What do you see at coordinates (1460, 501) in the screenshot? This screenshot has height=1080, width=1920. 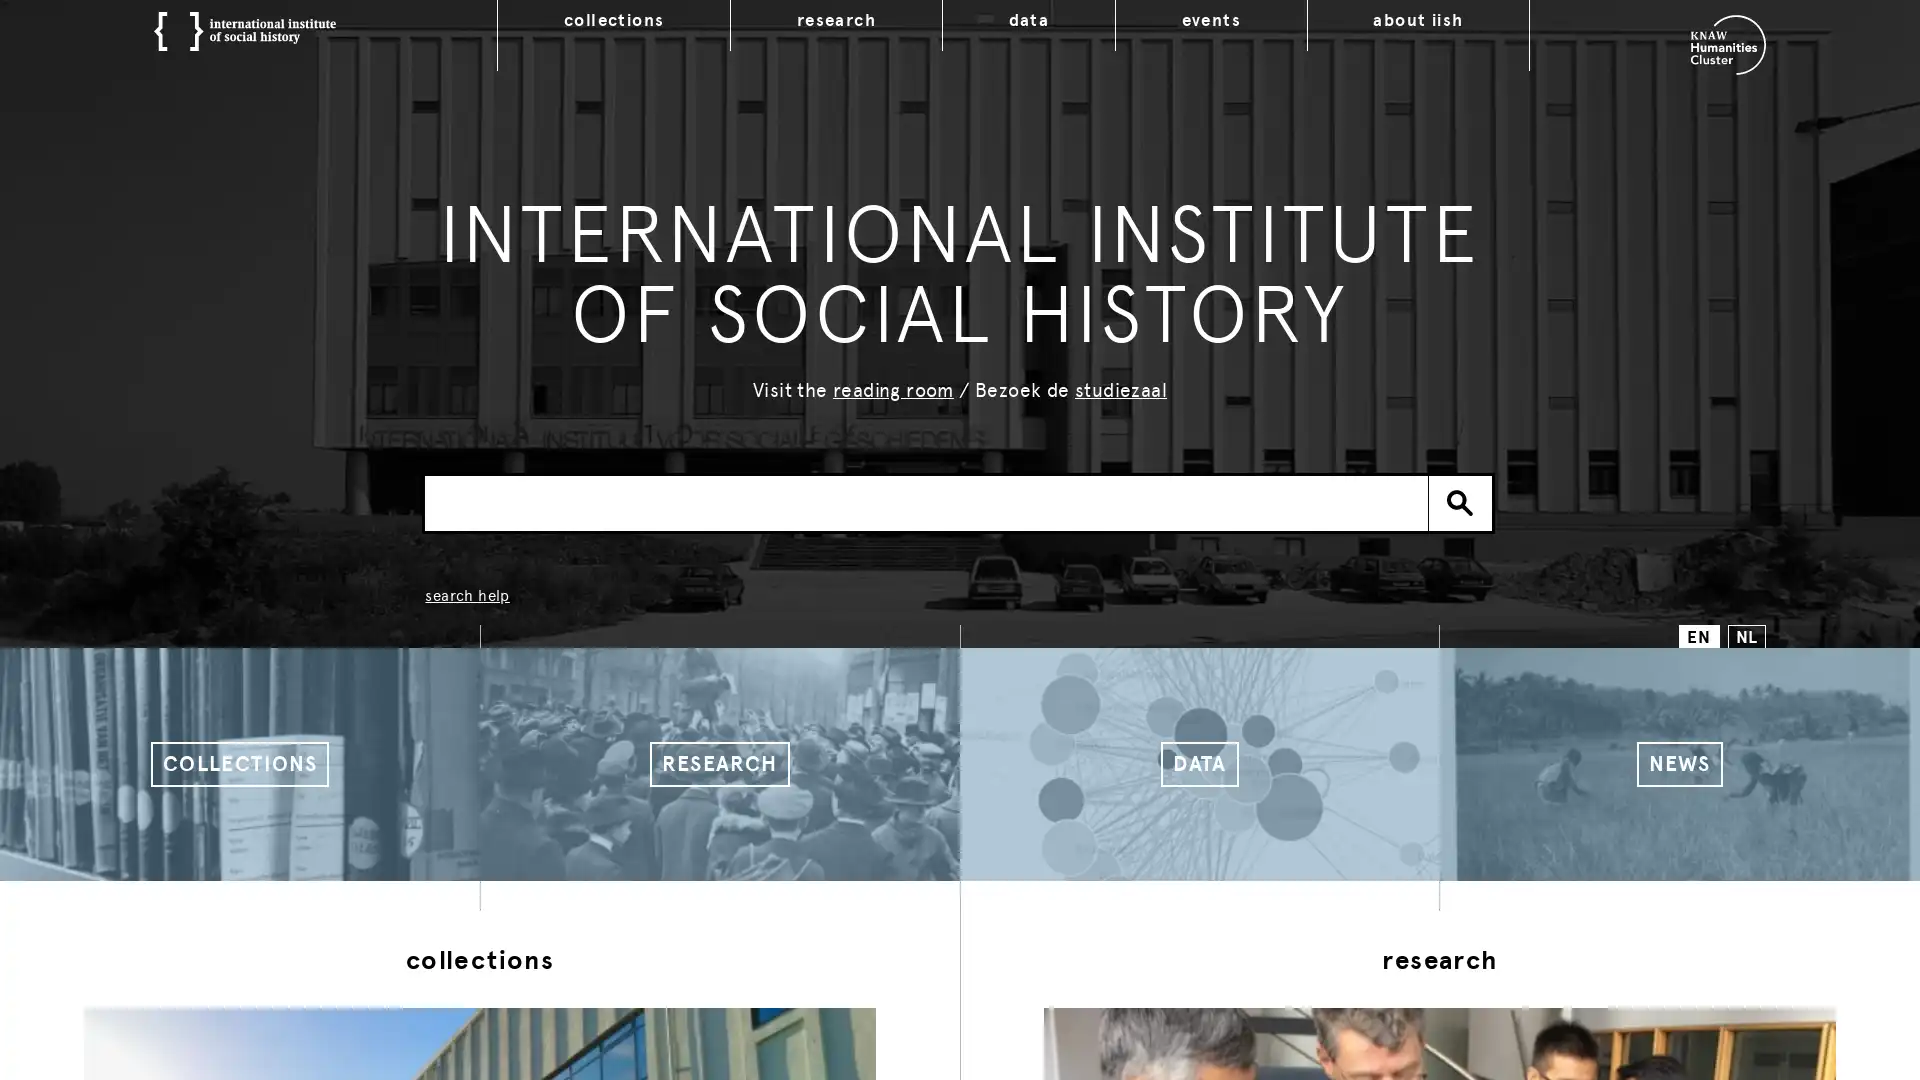 I see `Search` at bounding box center [1460, 501].